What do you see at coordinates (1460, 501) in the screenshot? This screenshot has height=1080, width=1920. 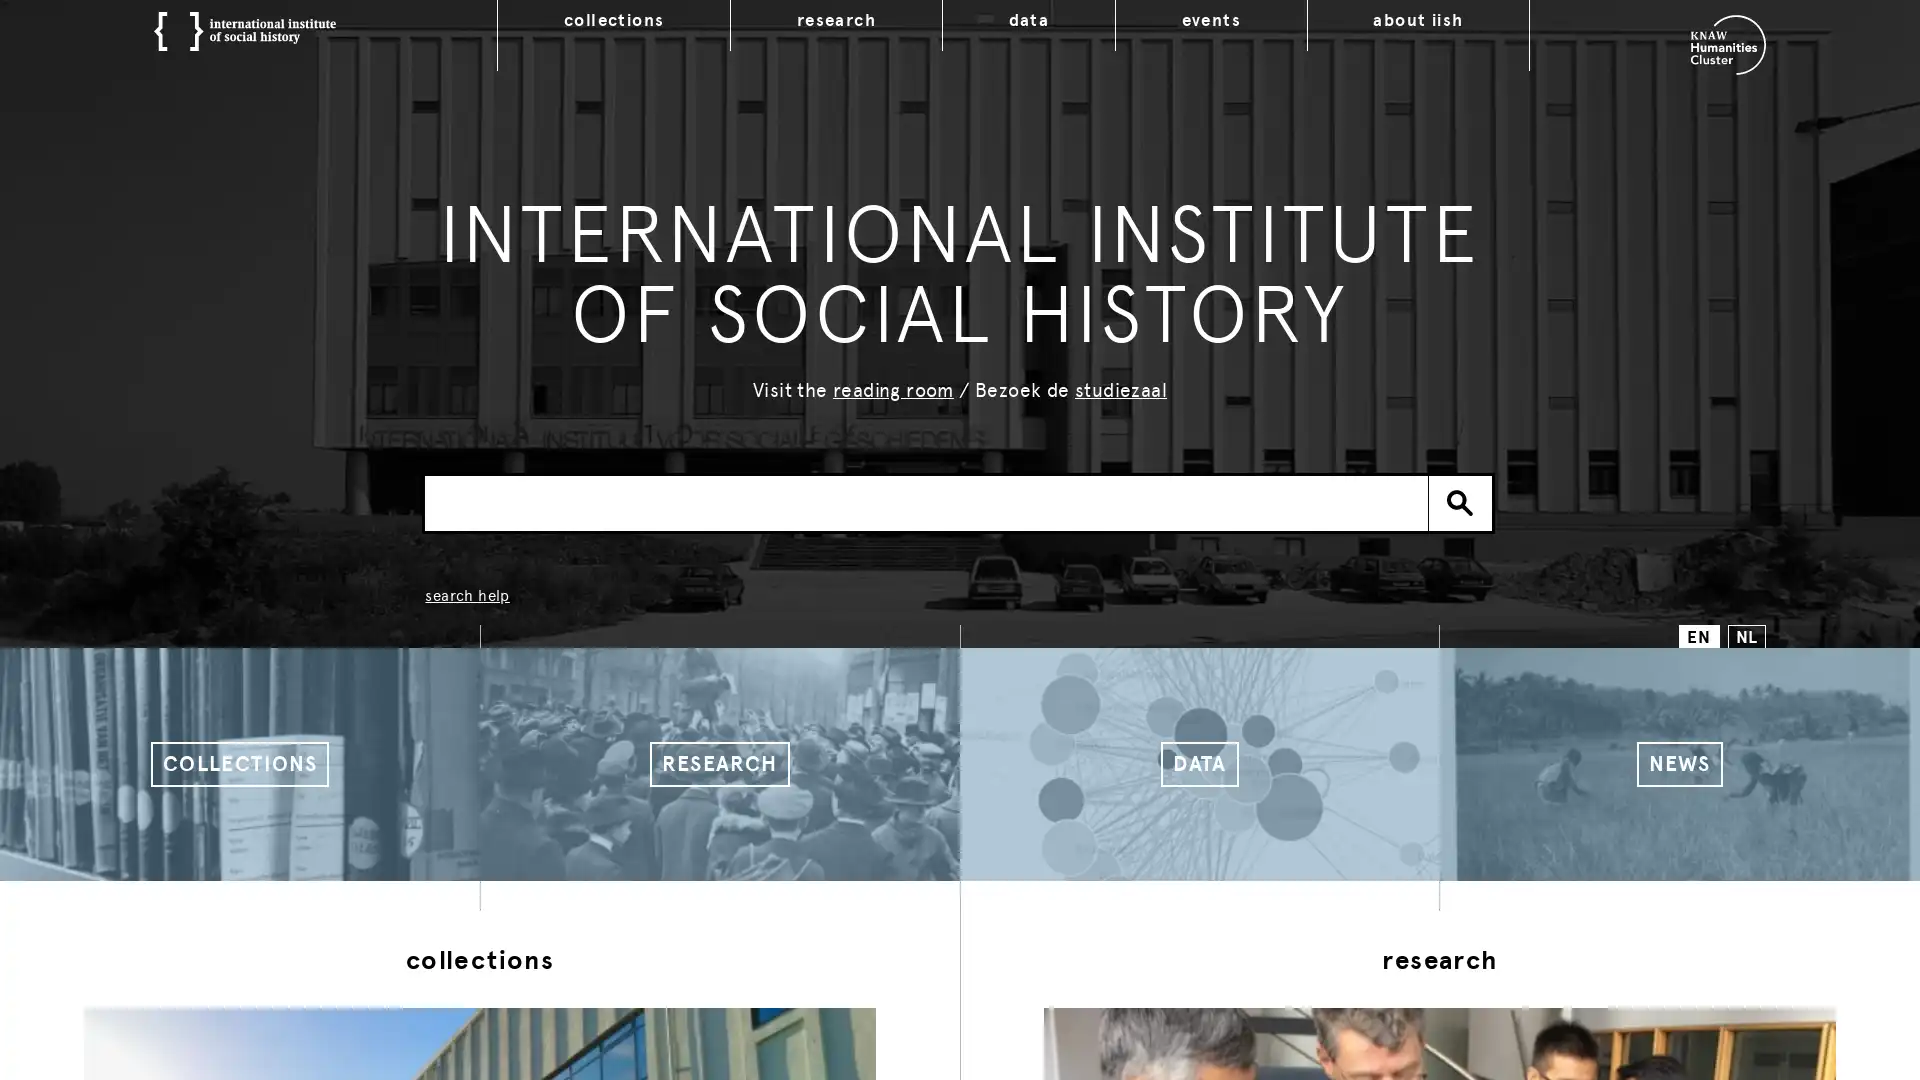 I see `Search` at bounding box center [1460, 501].